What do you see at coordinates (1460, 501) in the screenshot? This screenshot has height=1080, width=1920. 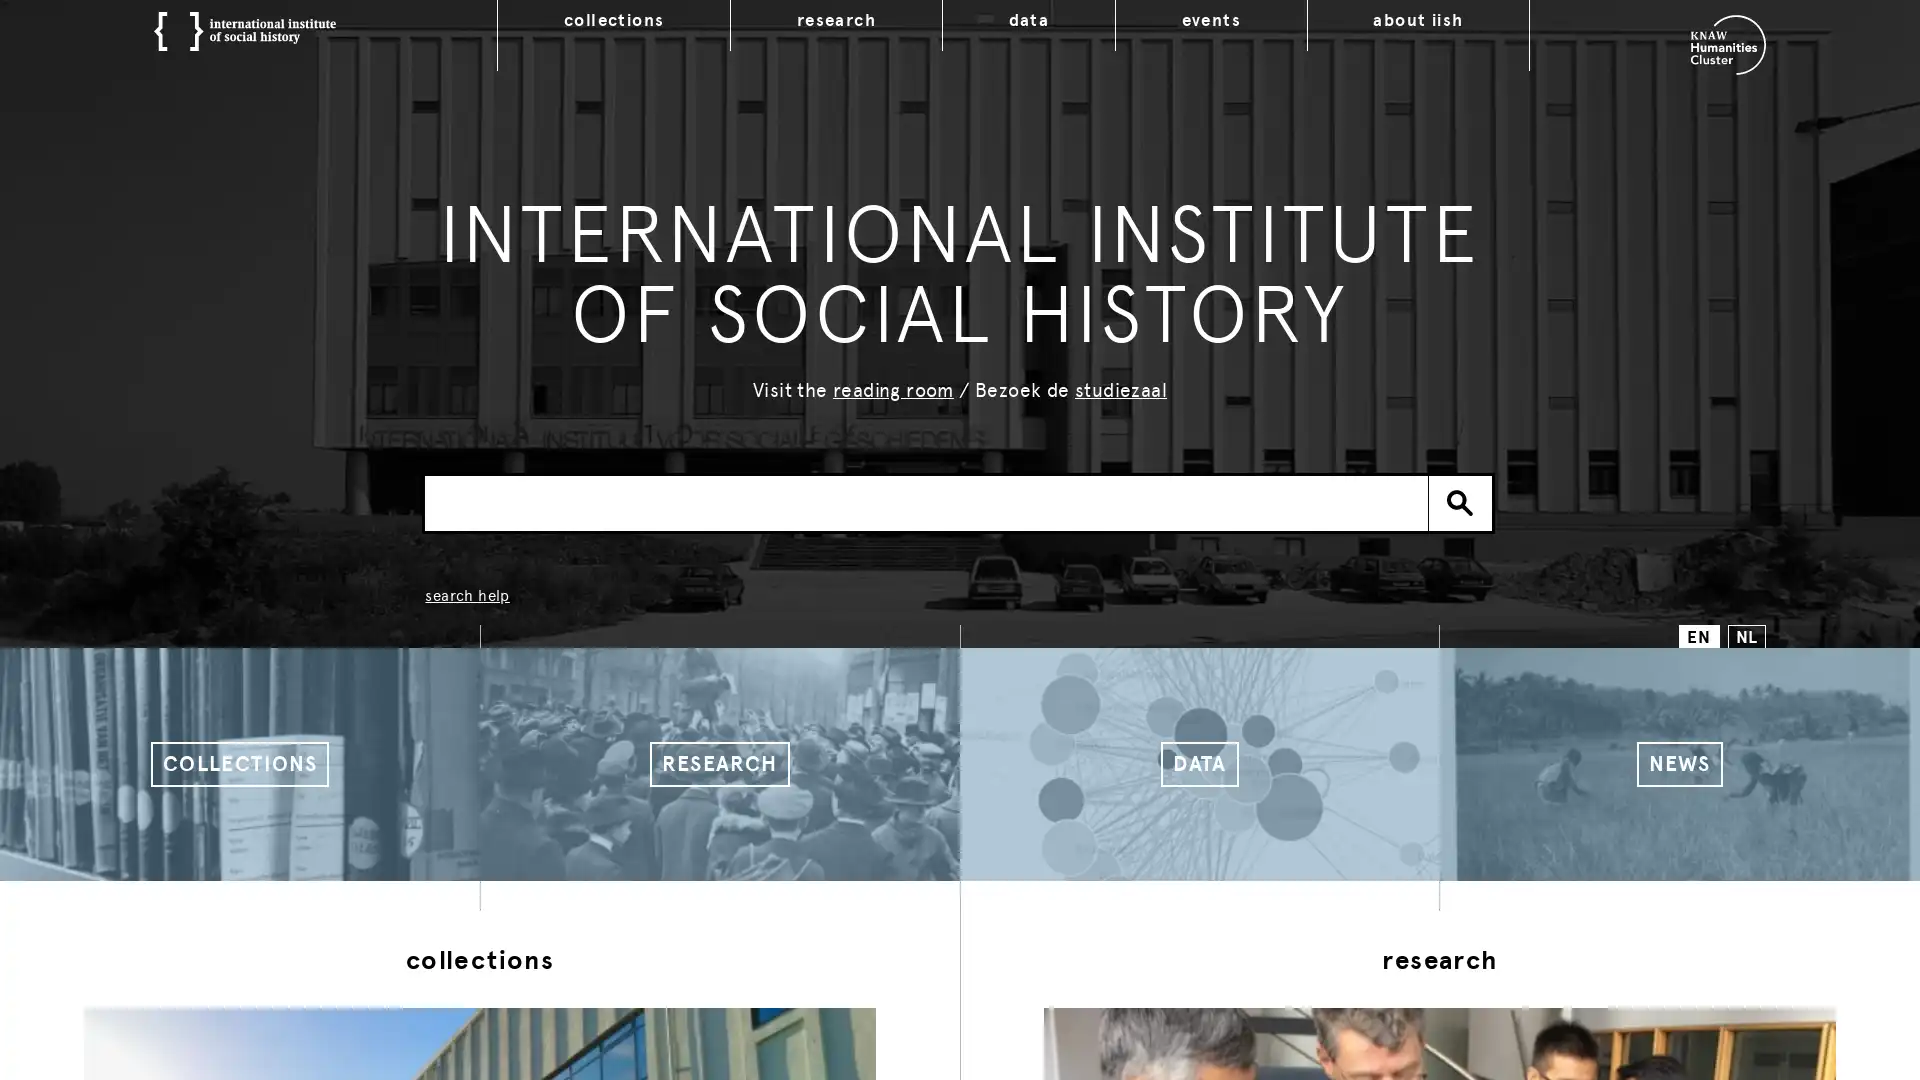 I see `Search` at bounding box center [1460, 501].